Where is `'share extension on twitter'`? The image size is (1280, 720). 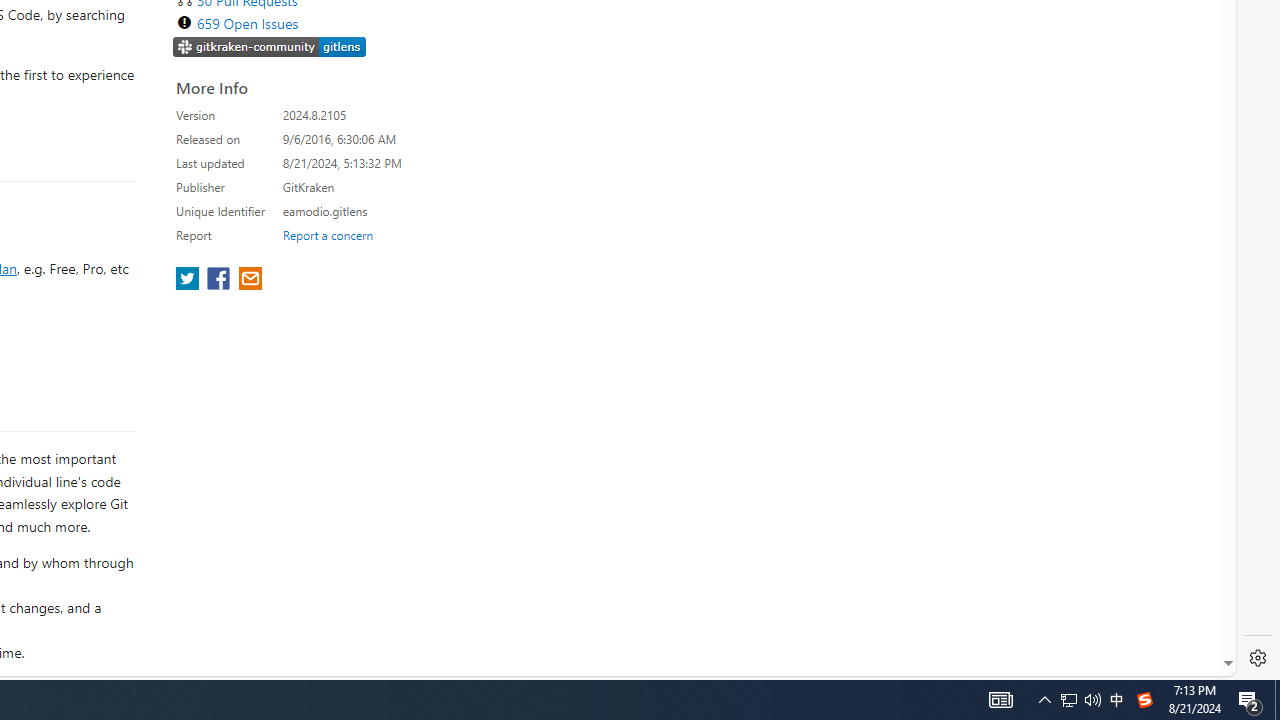
'share extension on twitter' is located at coordinates (190, 280).